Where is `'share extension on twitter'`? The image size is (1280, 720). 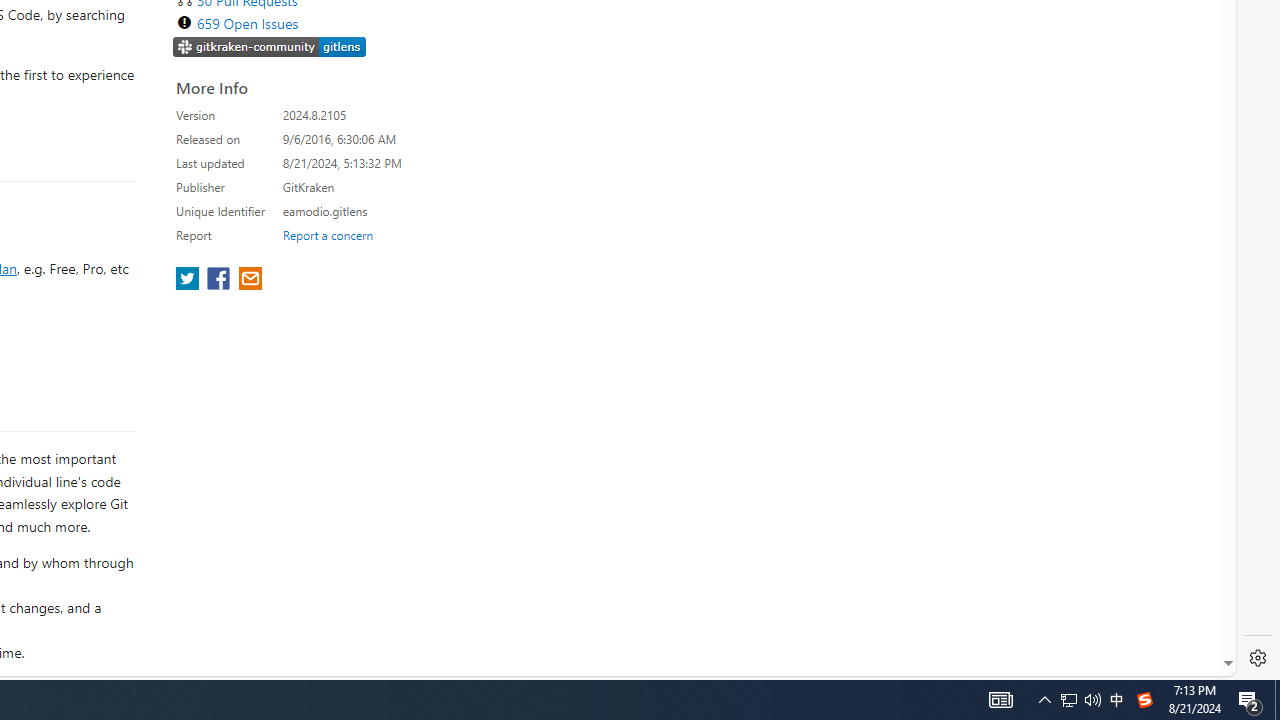
'share extension on twitter' is located at coordinates (190, 280).